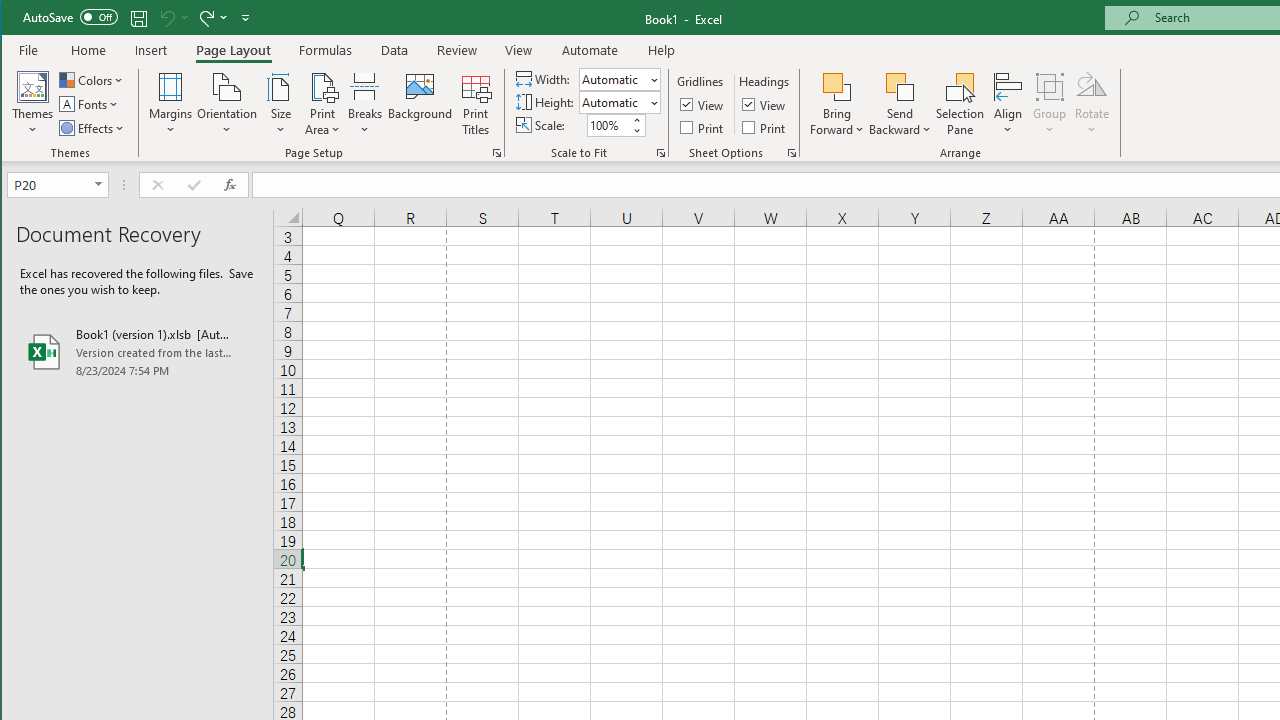 The height and width of the screenshot is (720, 1280). Describe the element at coordinates (899, 85) in the screenshot. I see `'Send Backward'` at that location.